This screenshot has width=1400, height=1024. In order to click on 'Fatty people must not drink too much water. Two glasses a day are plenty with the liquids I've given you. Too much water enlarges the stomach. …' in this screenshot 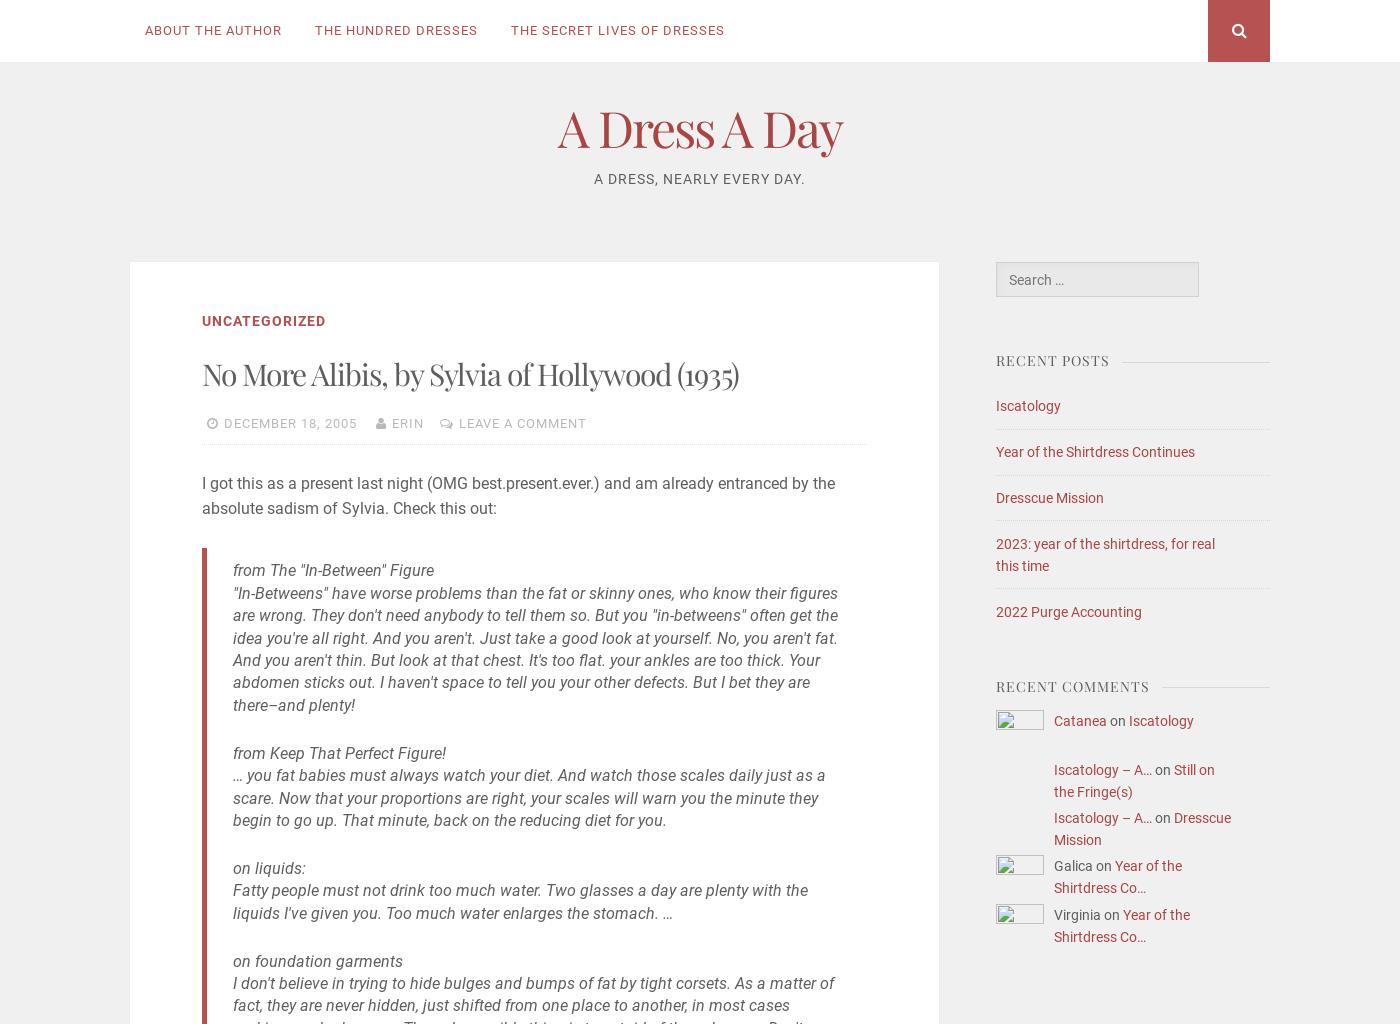, I will do `click(519, 900)`.